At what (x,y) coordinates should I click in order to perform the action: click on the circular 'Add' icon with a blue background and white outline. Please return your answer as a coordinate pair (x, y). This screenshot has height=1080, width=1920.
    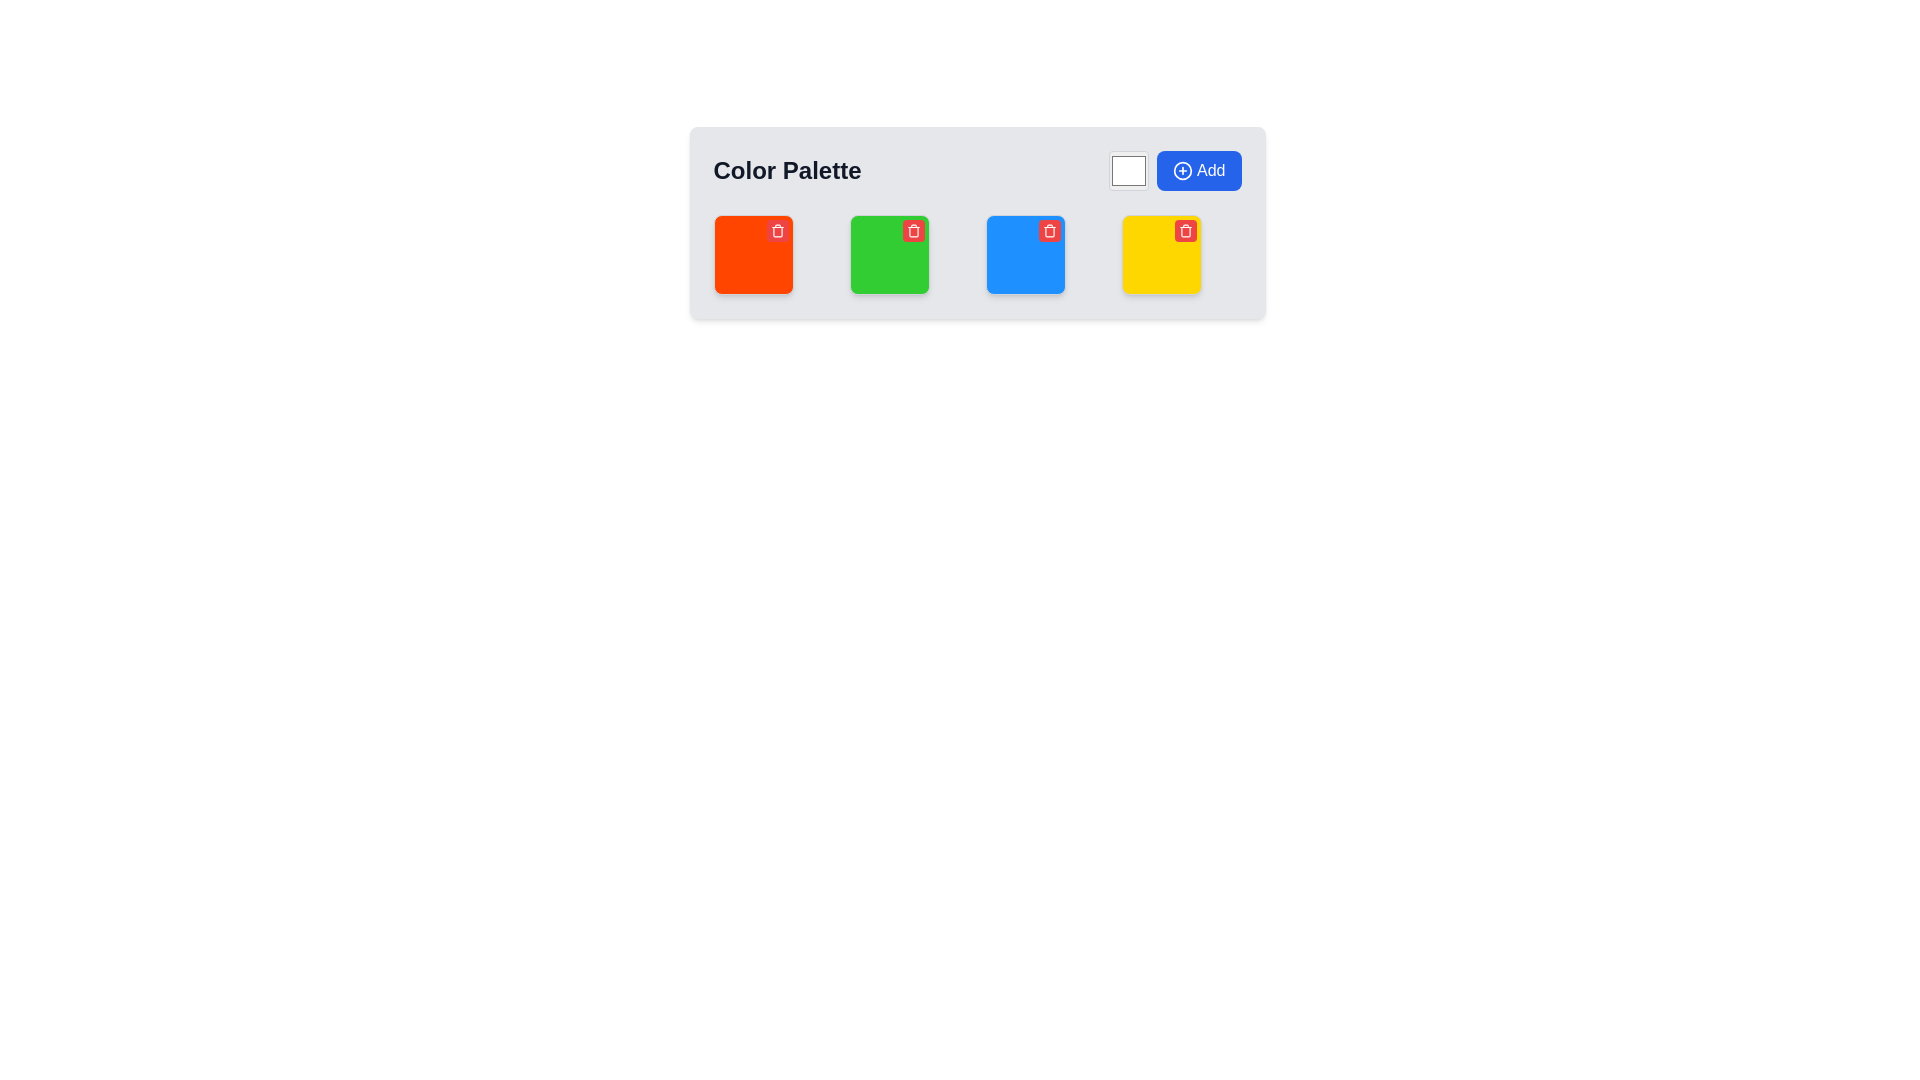
    Looking at the image, I should click on (1183, 169).